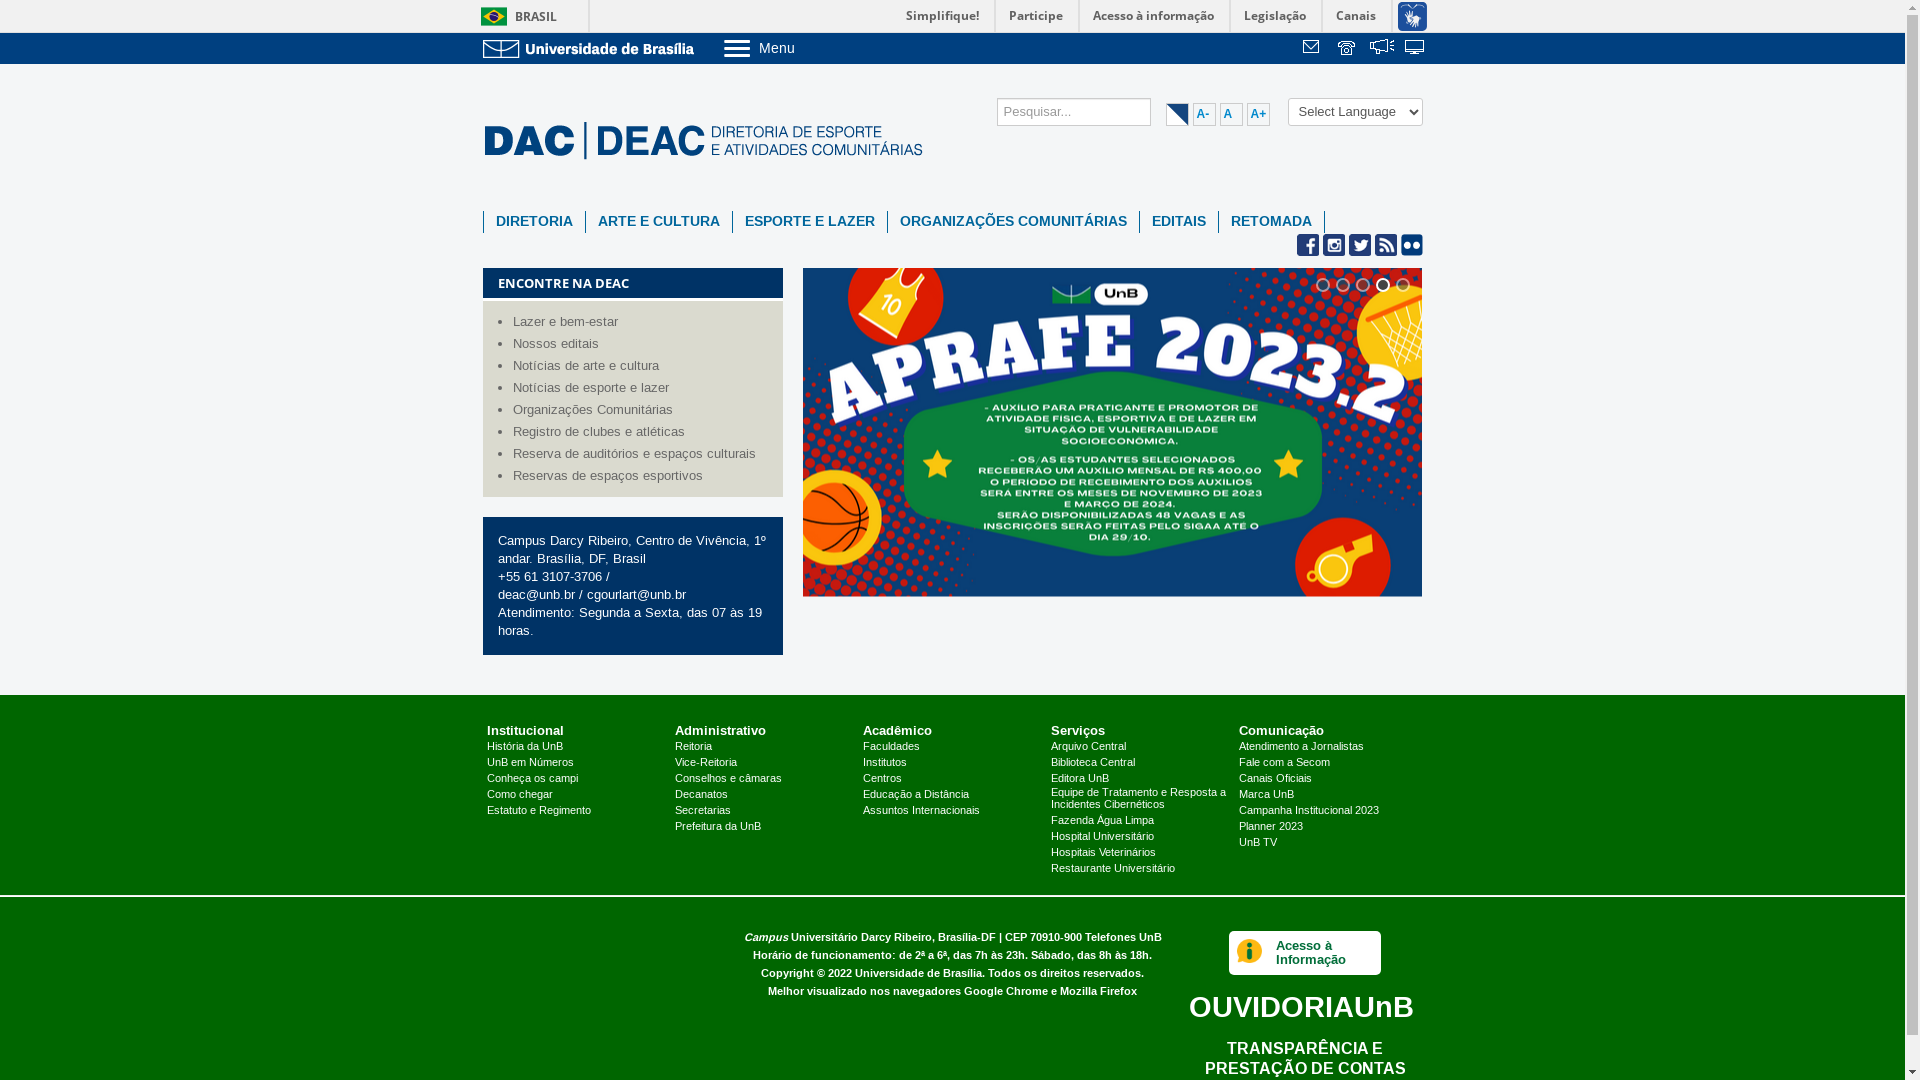 The height and width of the screenshot is (1080, 1920). I want to click on 'Editora UnB', so click(1079, 778).